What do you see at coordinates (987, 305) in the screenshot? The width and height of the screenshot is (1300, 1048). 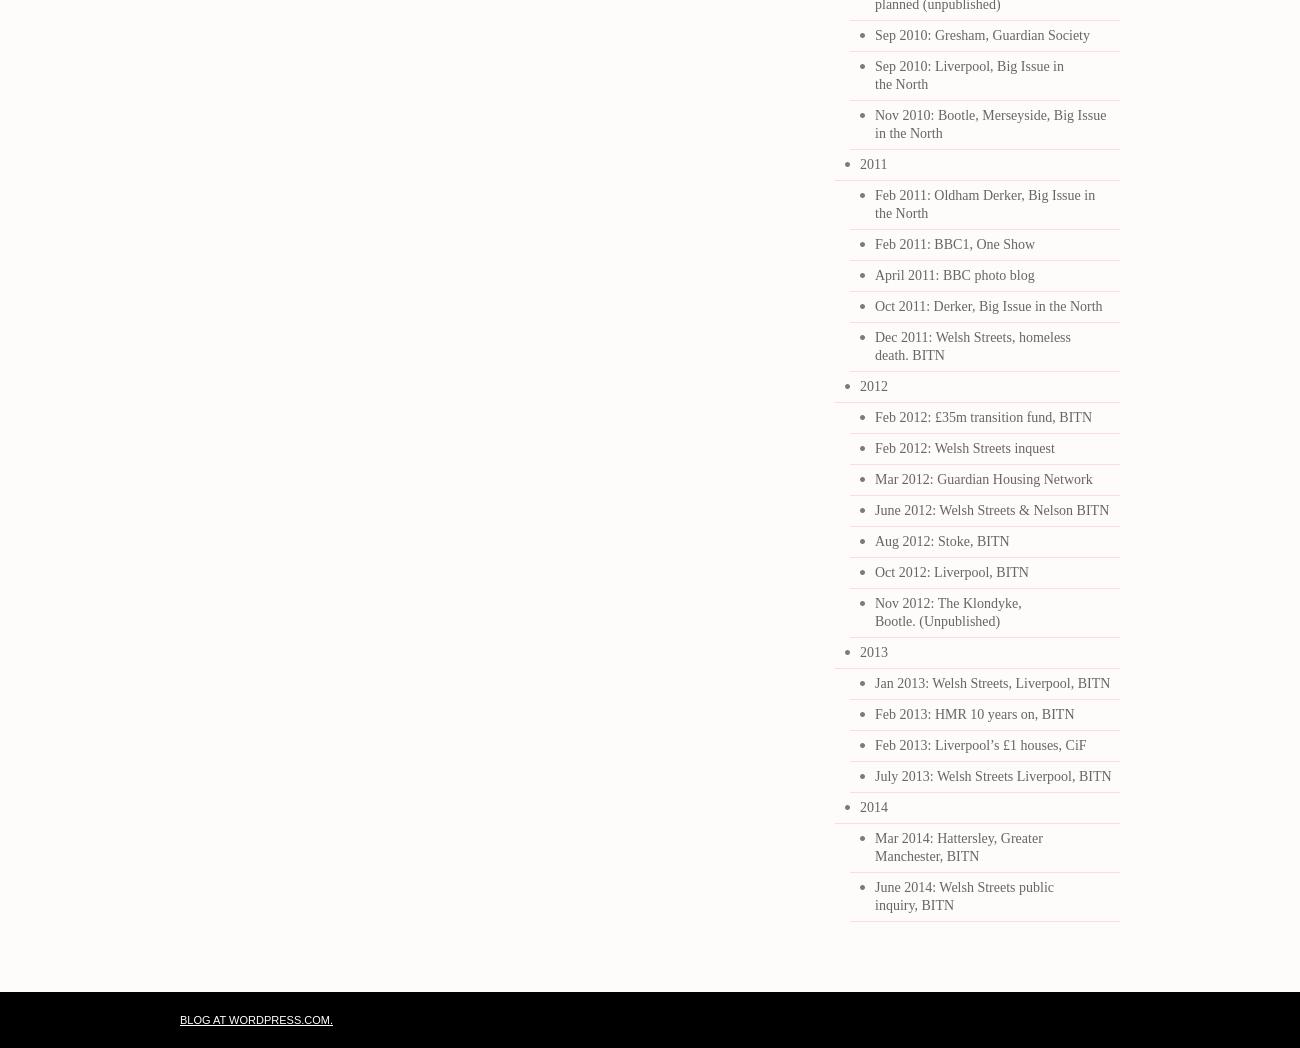 I see `'Oct 2011: Derker, Big Issue in the North'` at bounding box center [987, 305].